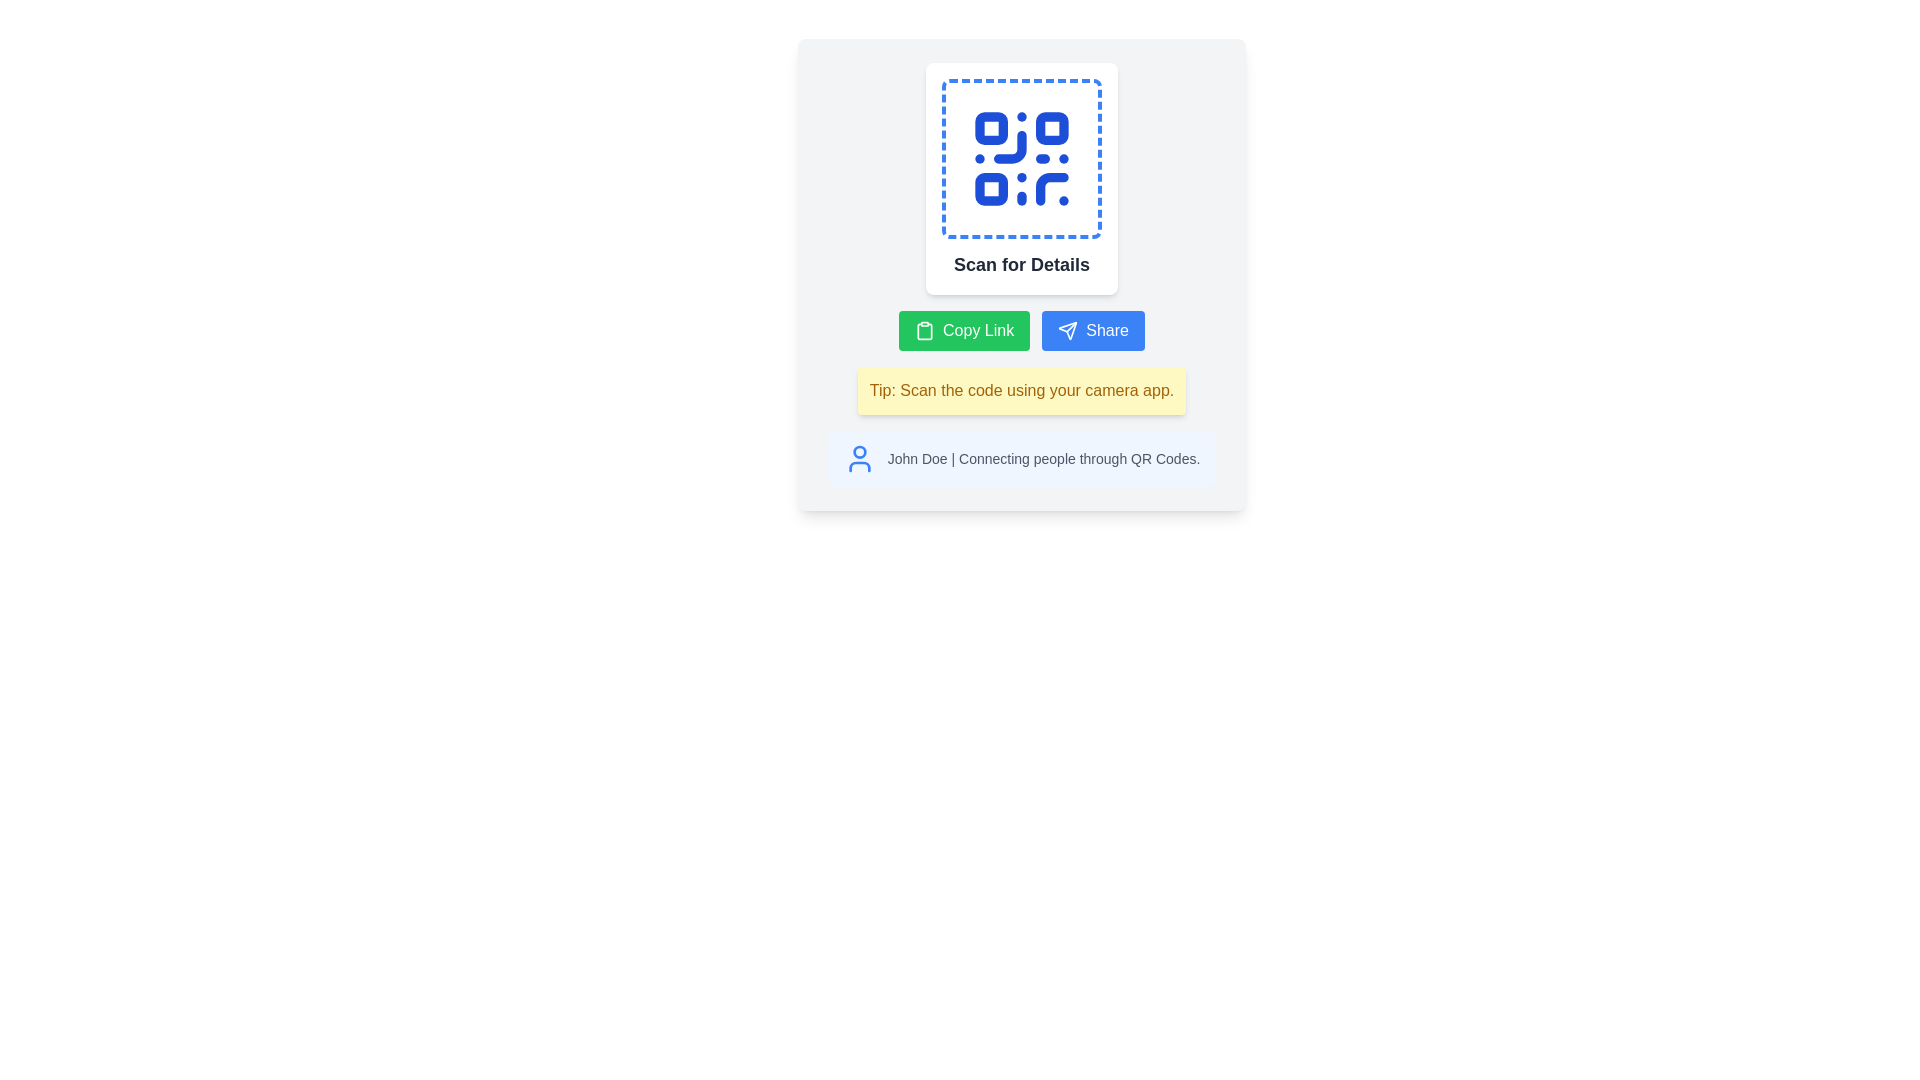 The image size is (1920, 1080). I want to click on the text label that states 'Scan for Details', which is styled in bold and grayish-black color, located beneath the QR code graphic, so click(1022, 264).